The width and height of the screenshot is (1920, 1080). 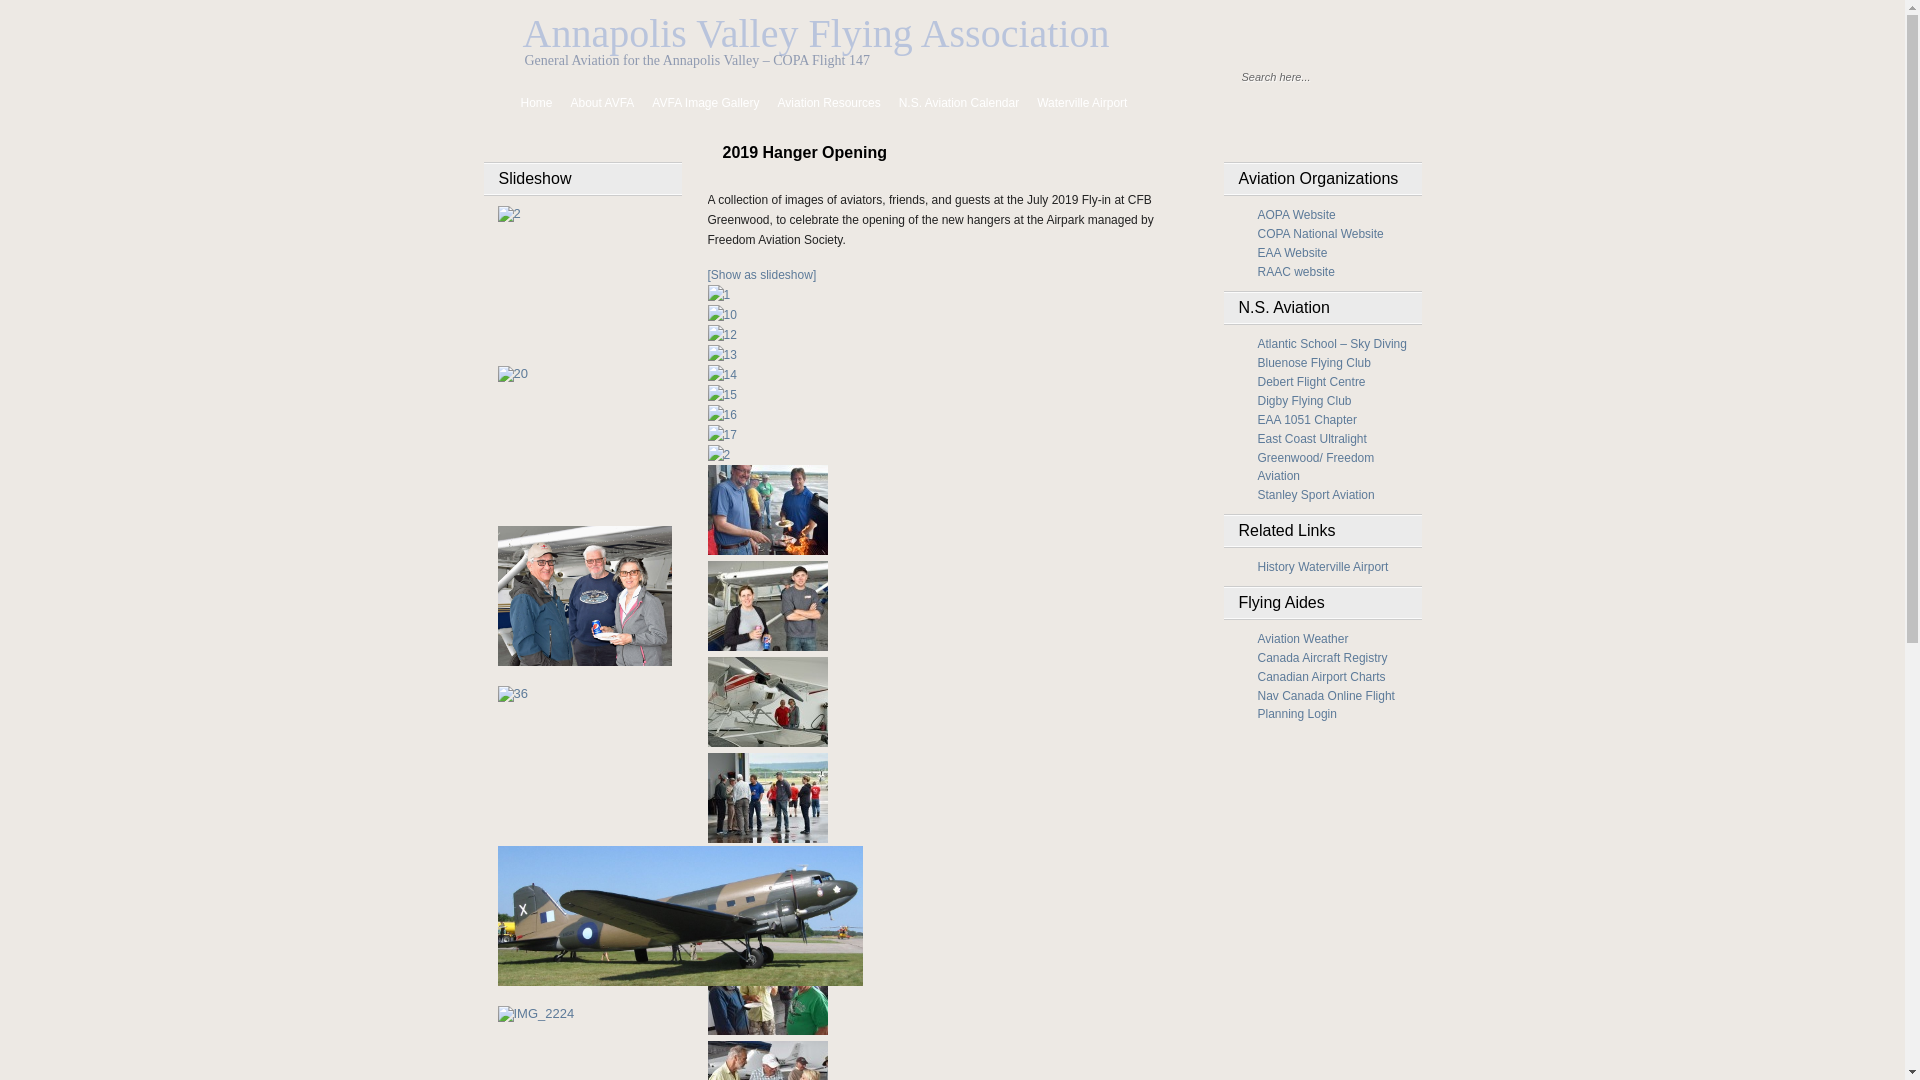 I want to click on 'Digby Flying Club', so click(x=1305, y=401).